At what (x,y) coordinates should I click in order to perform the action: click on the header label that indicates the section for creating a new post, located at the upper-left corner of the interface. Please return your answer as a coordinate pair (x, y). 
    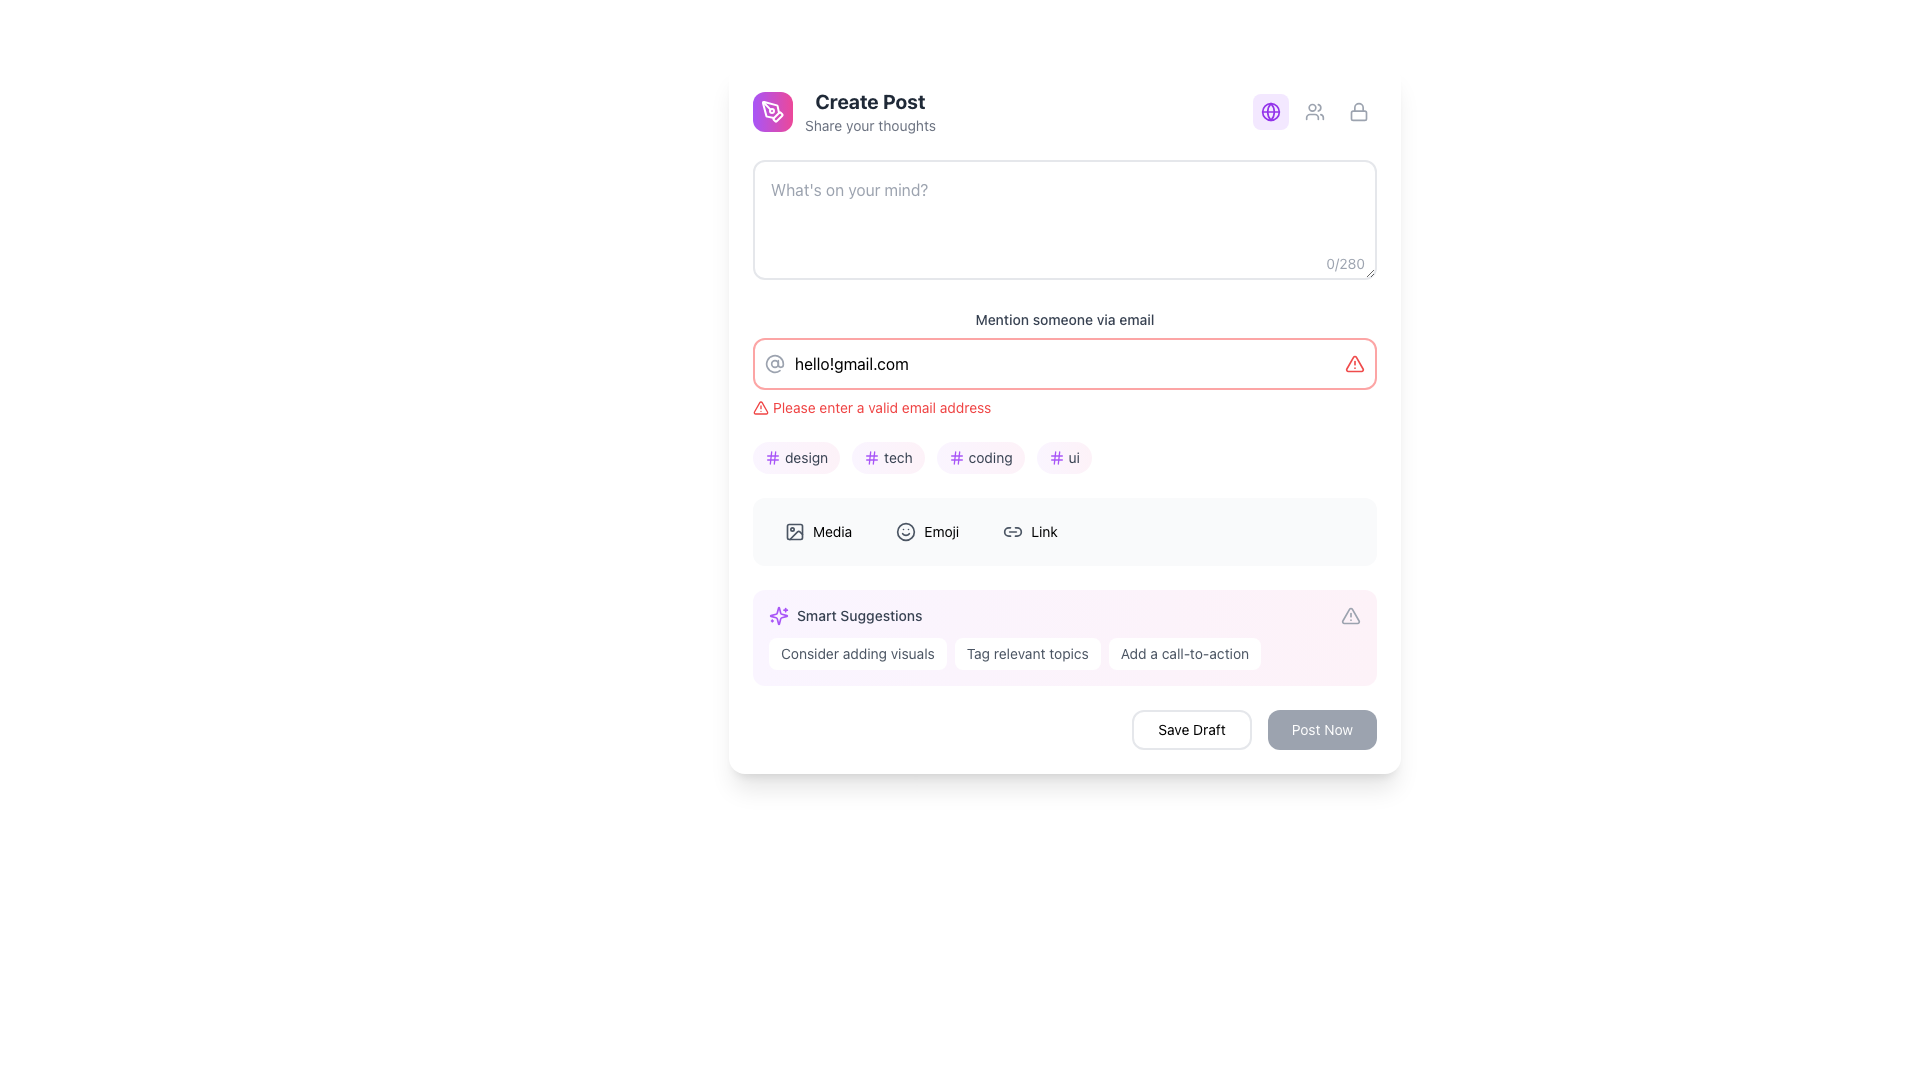
    Looking at the image, I should click on (844, 111).